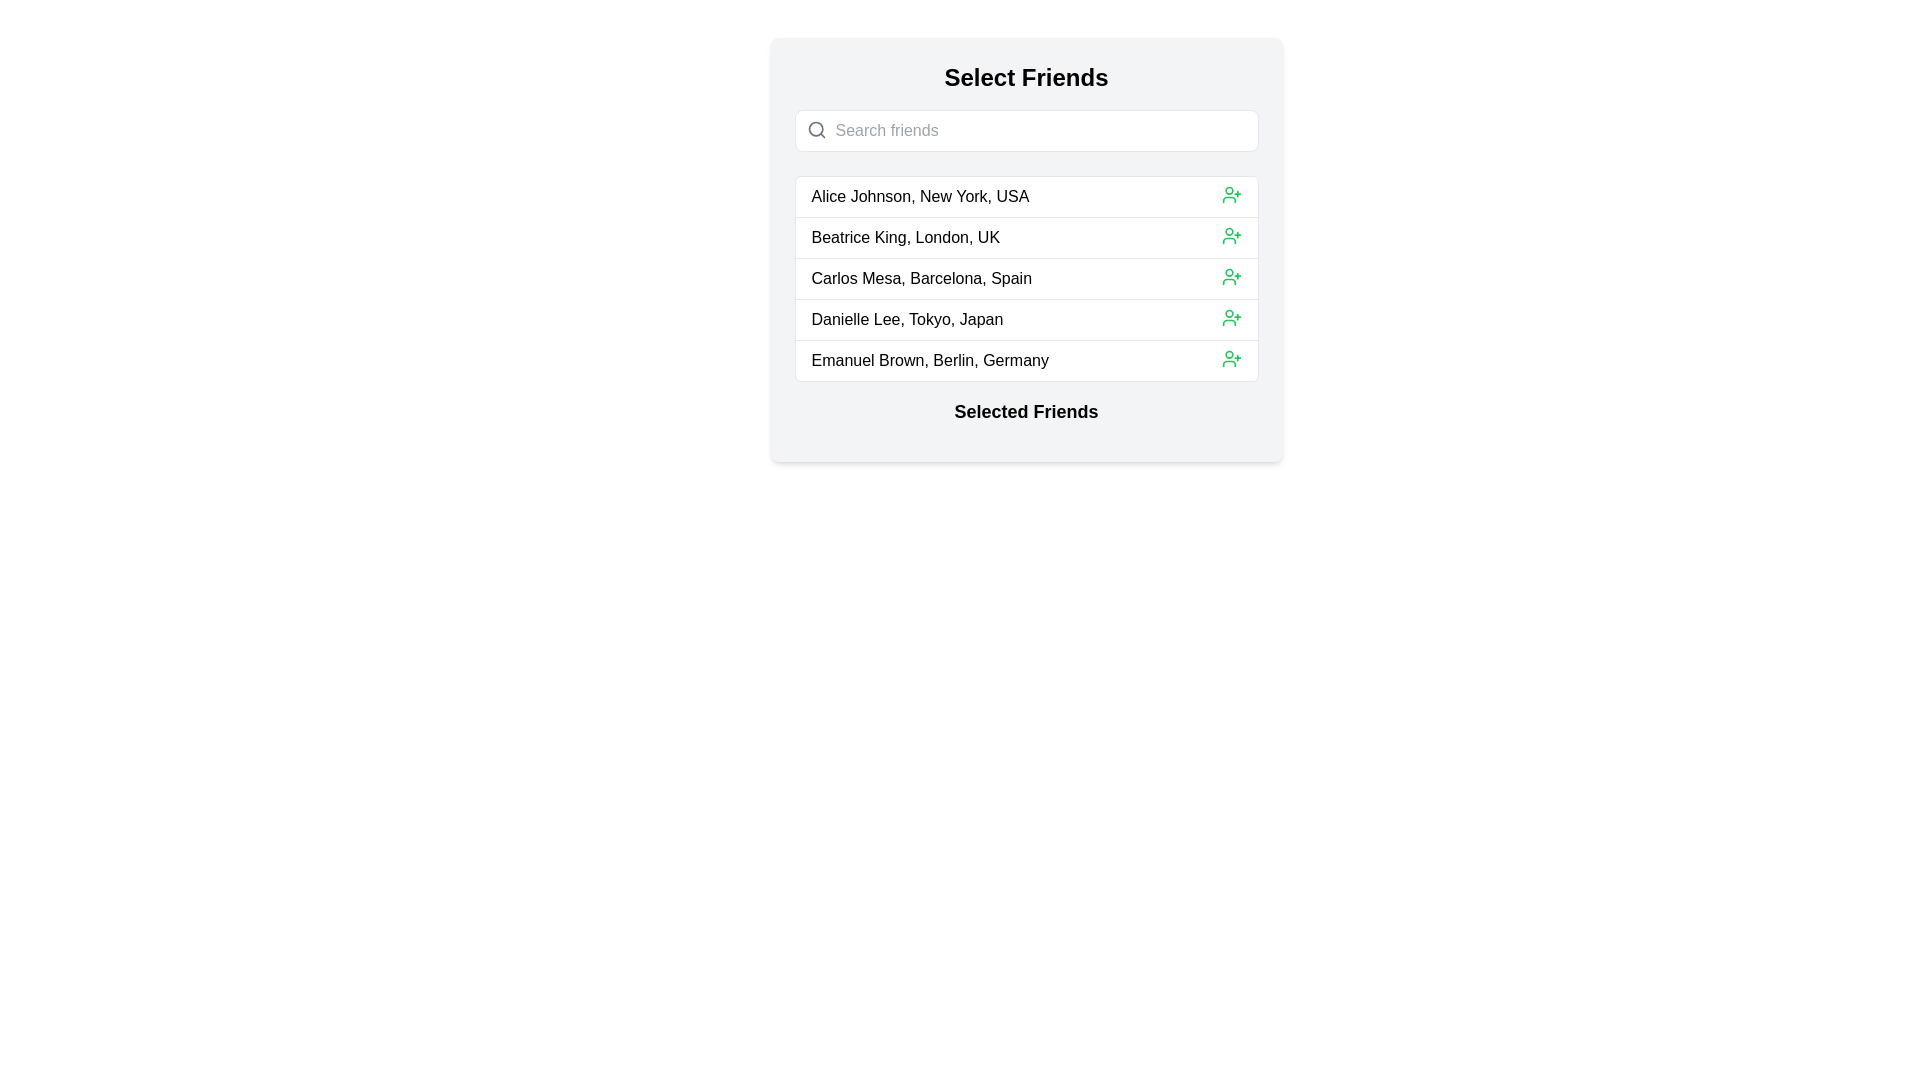  What do you see at coordinates (1026, 278) in the screenshot?
I see `the list item displaying 'Carlos Mesa, Barcelona, Spain' for navigation` at bounding box center [1026, 278].